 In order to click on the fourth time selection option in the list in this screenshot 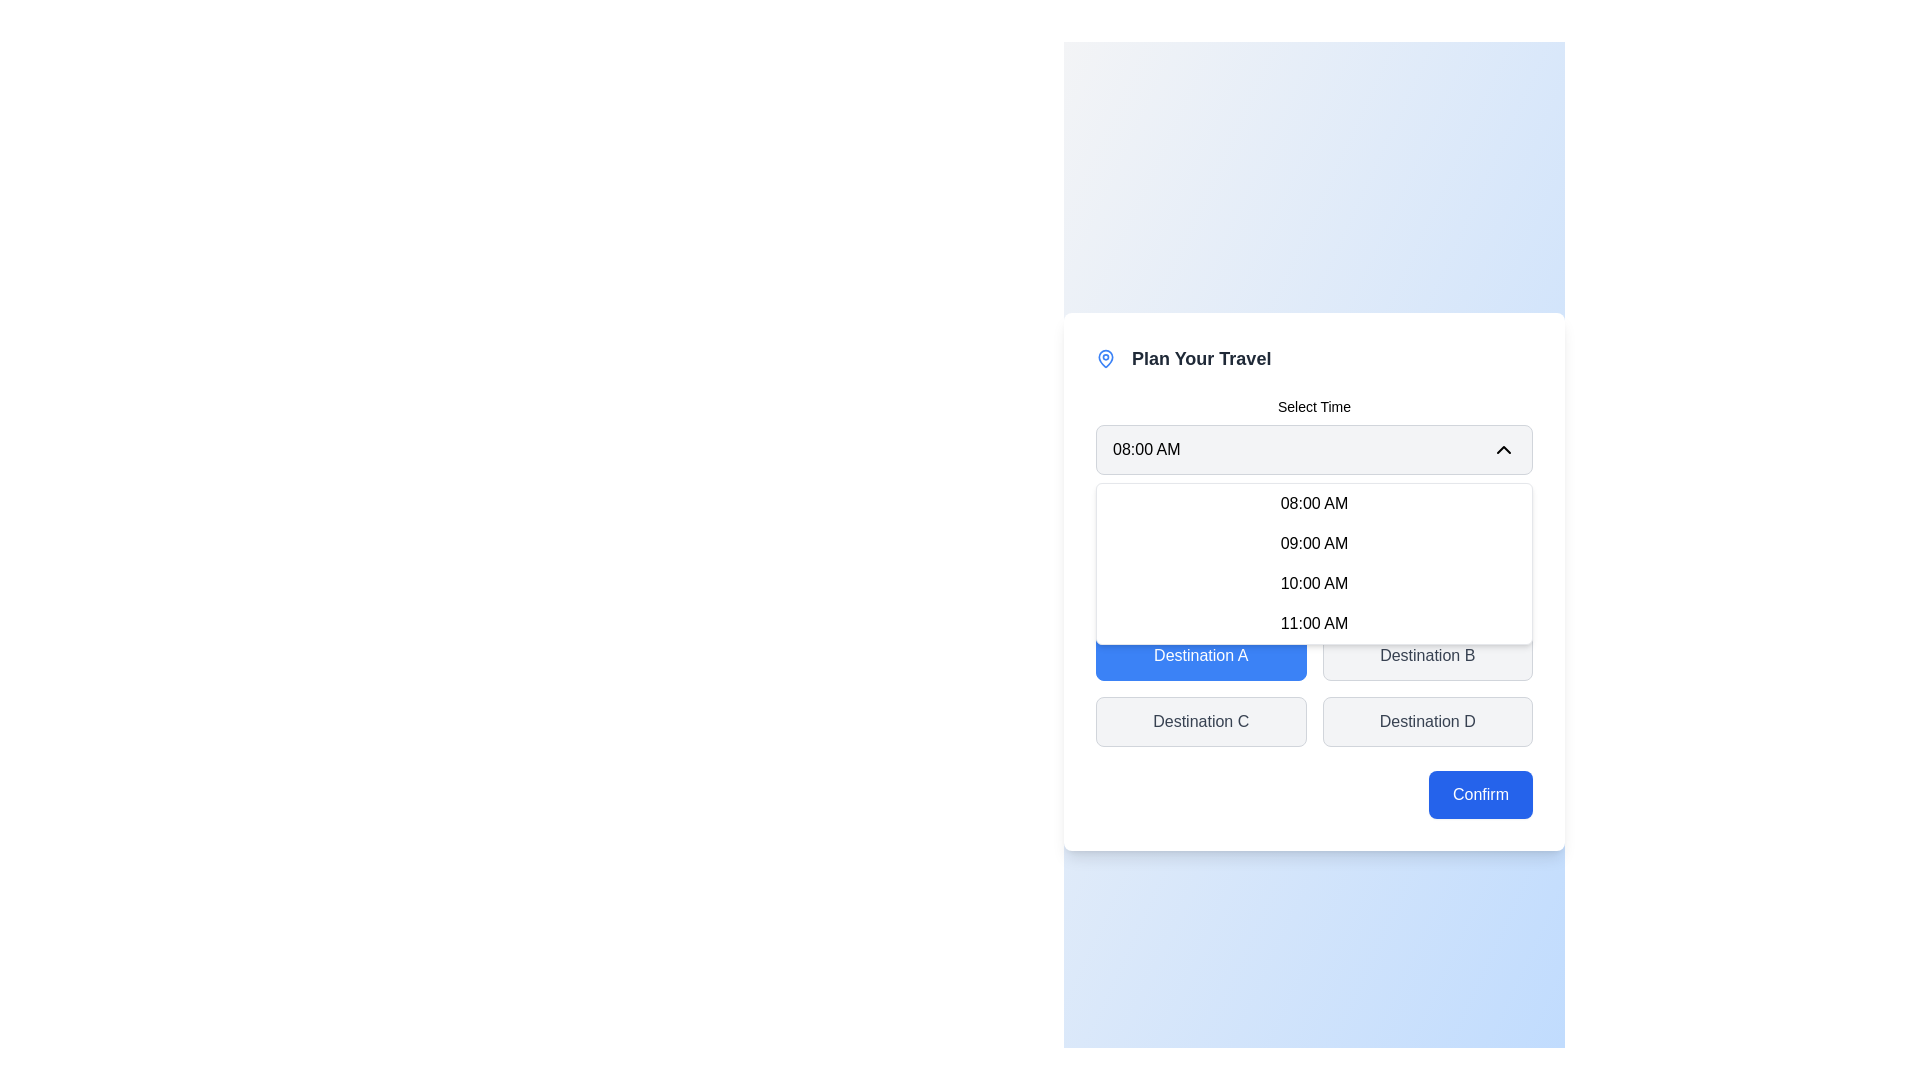, I will do `click(1314, 623)`.